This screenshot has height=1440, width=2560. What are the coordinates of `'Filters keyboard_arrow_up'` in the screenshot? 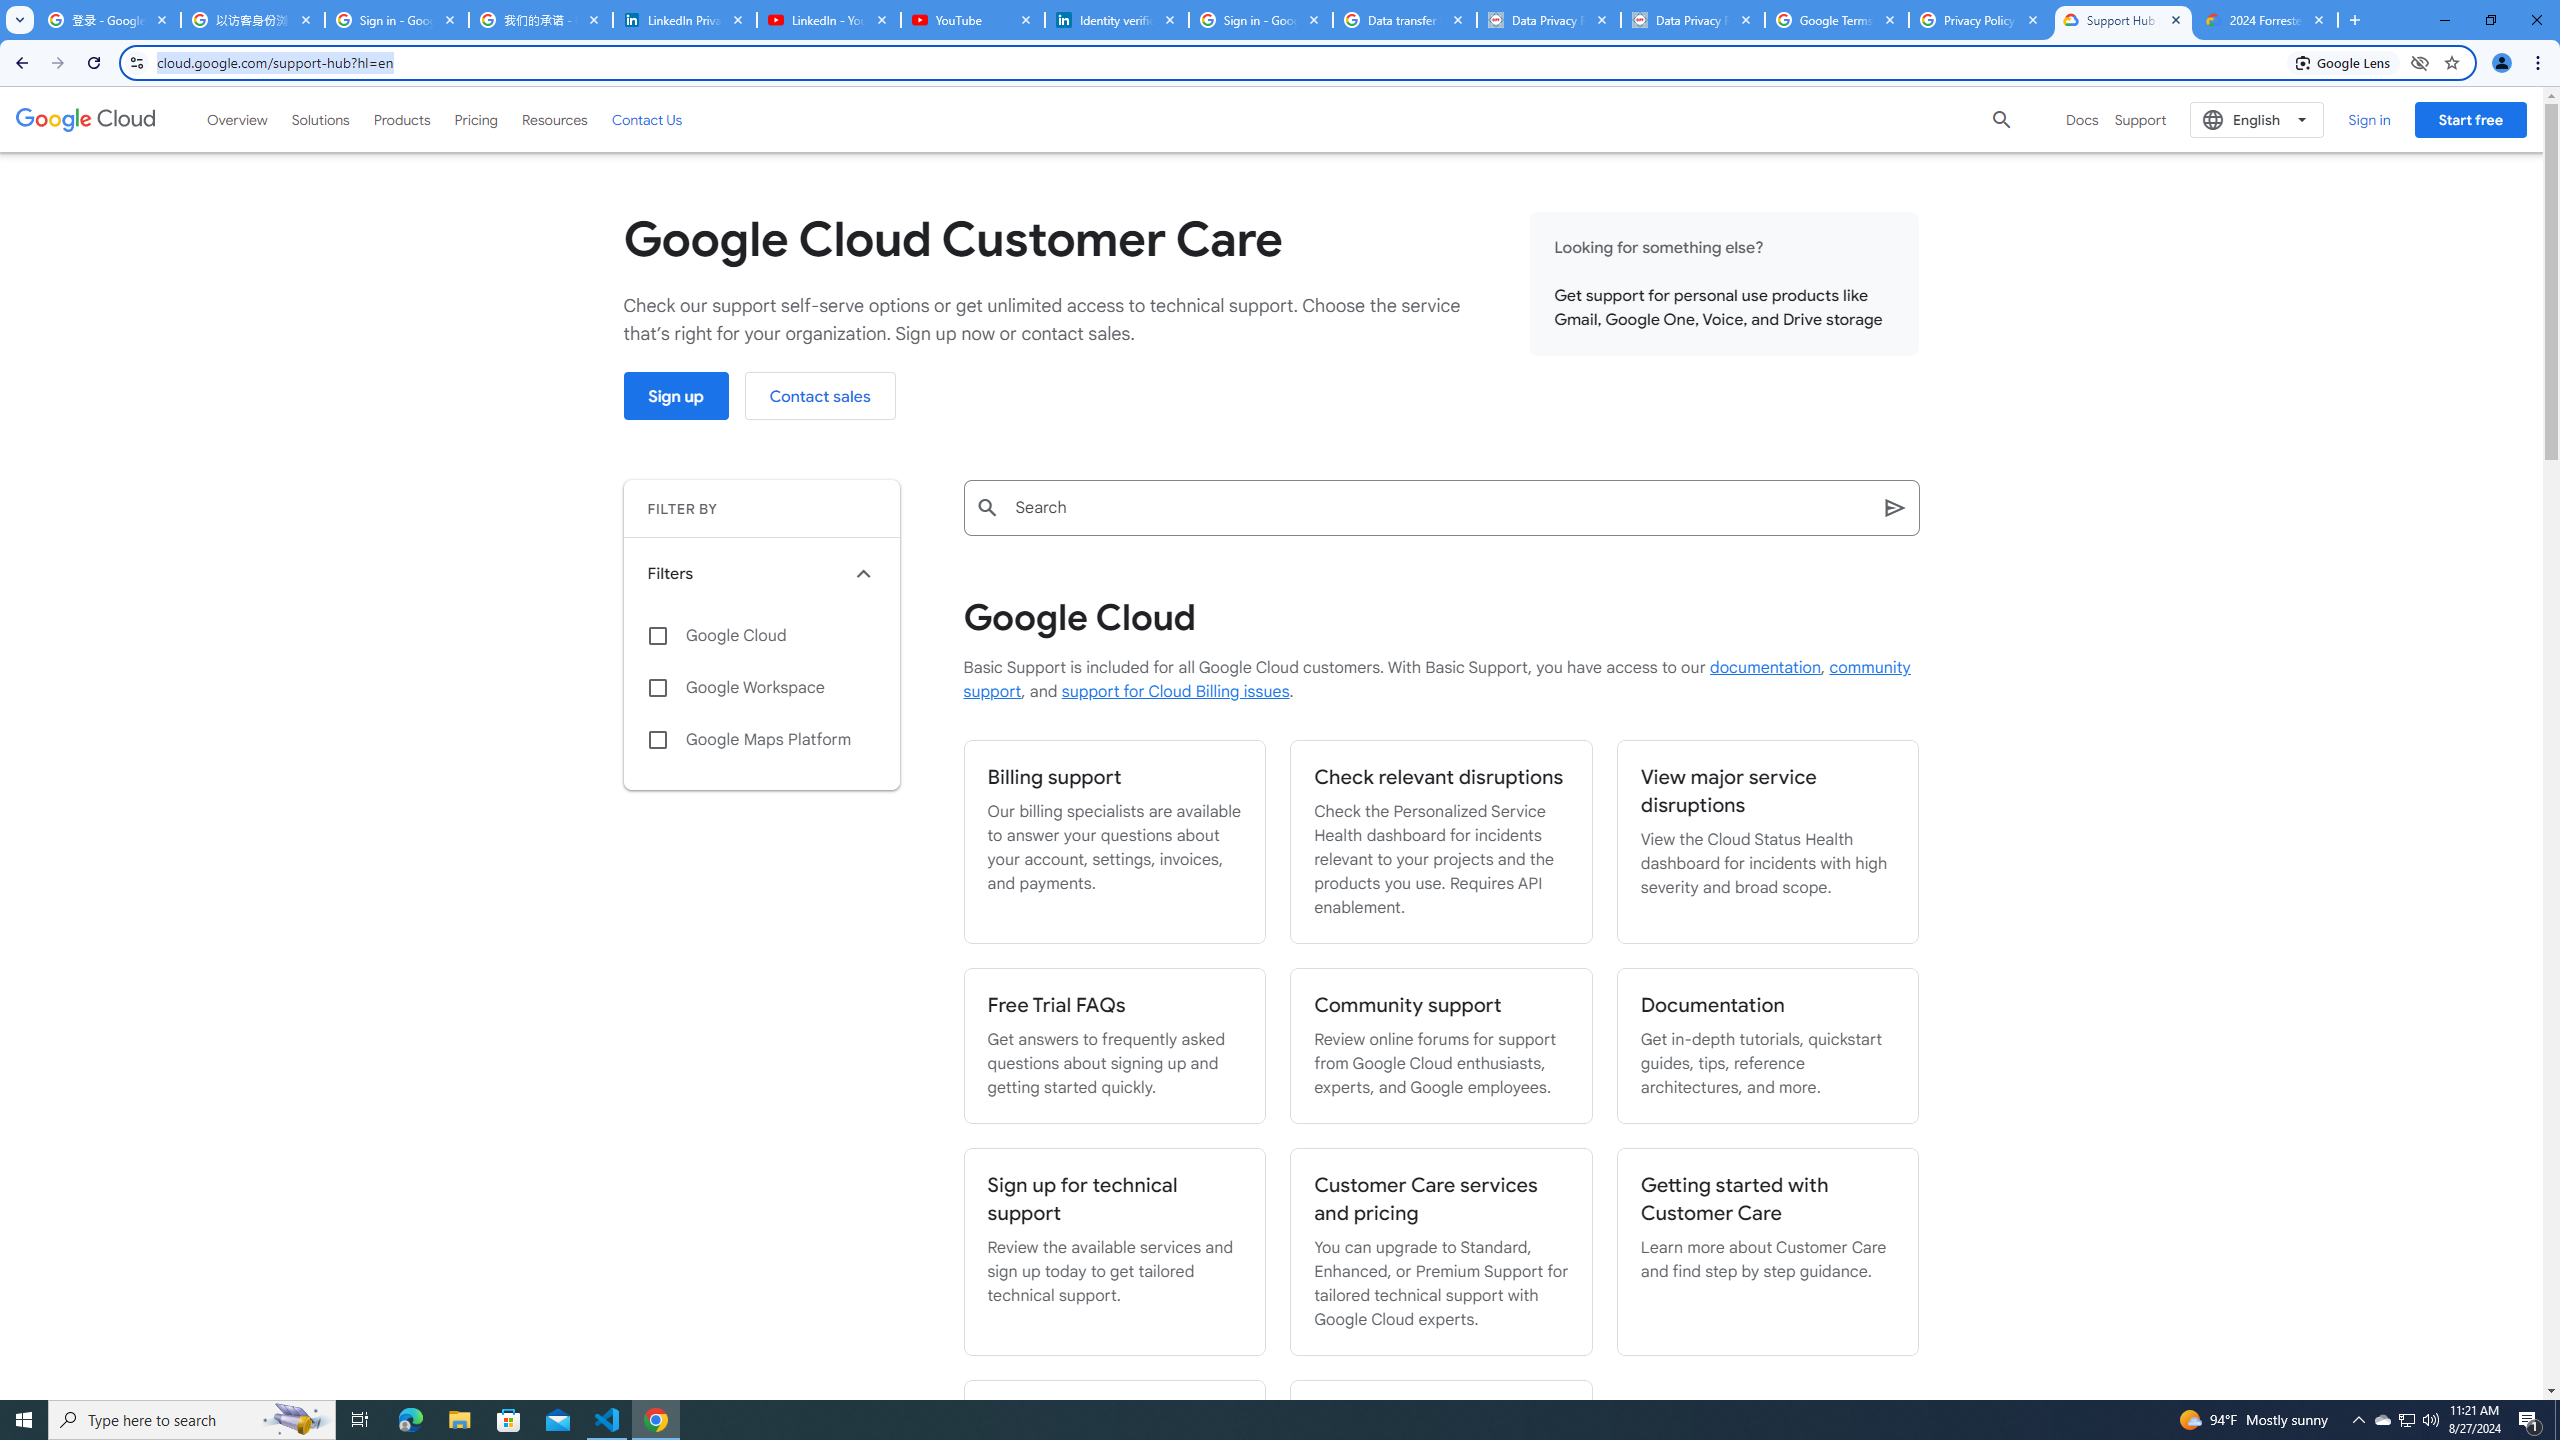 It's located at (761, 574).